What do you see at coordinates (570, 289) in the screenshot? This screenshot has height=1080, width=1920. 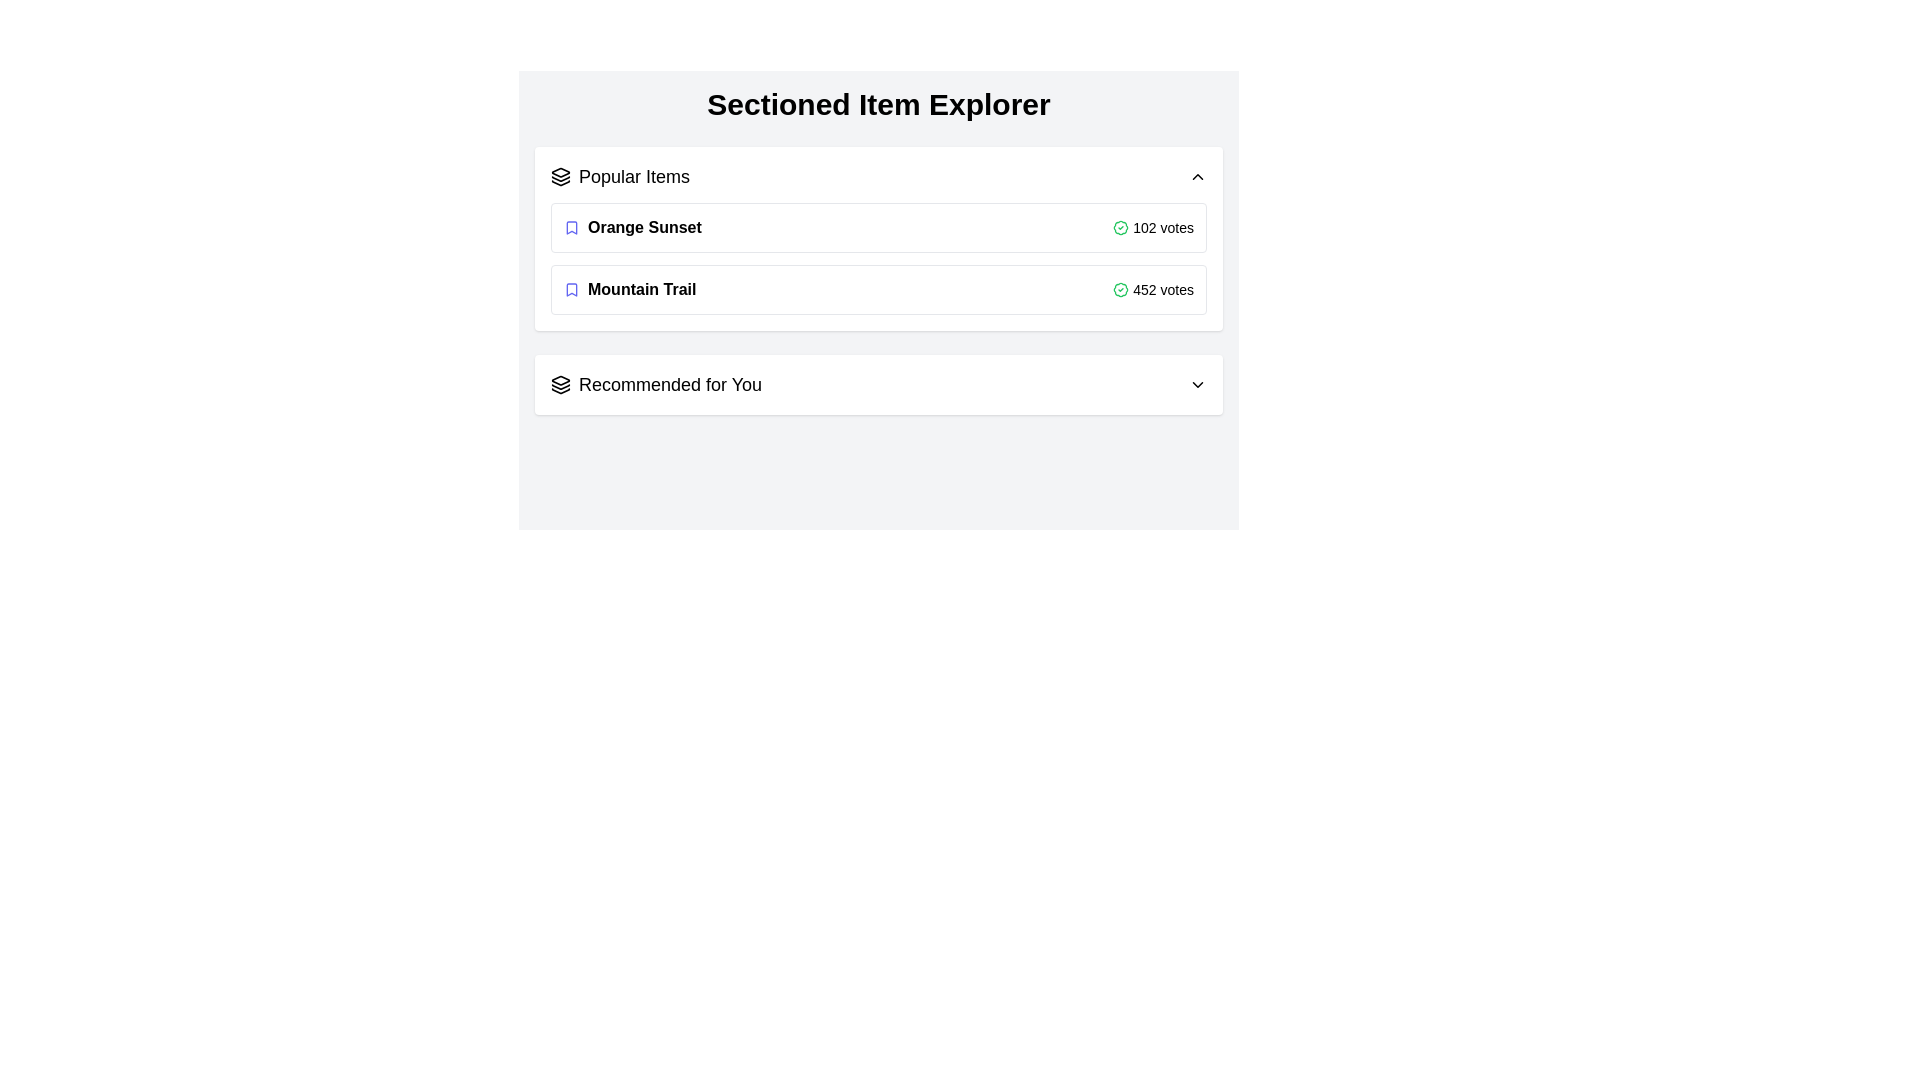 I see `the indigo bookmark icon positioned to the left of the text 'Mountain Trail'` at bounding box center [570, 289].